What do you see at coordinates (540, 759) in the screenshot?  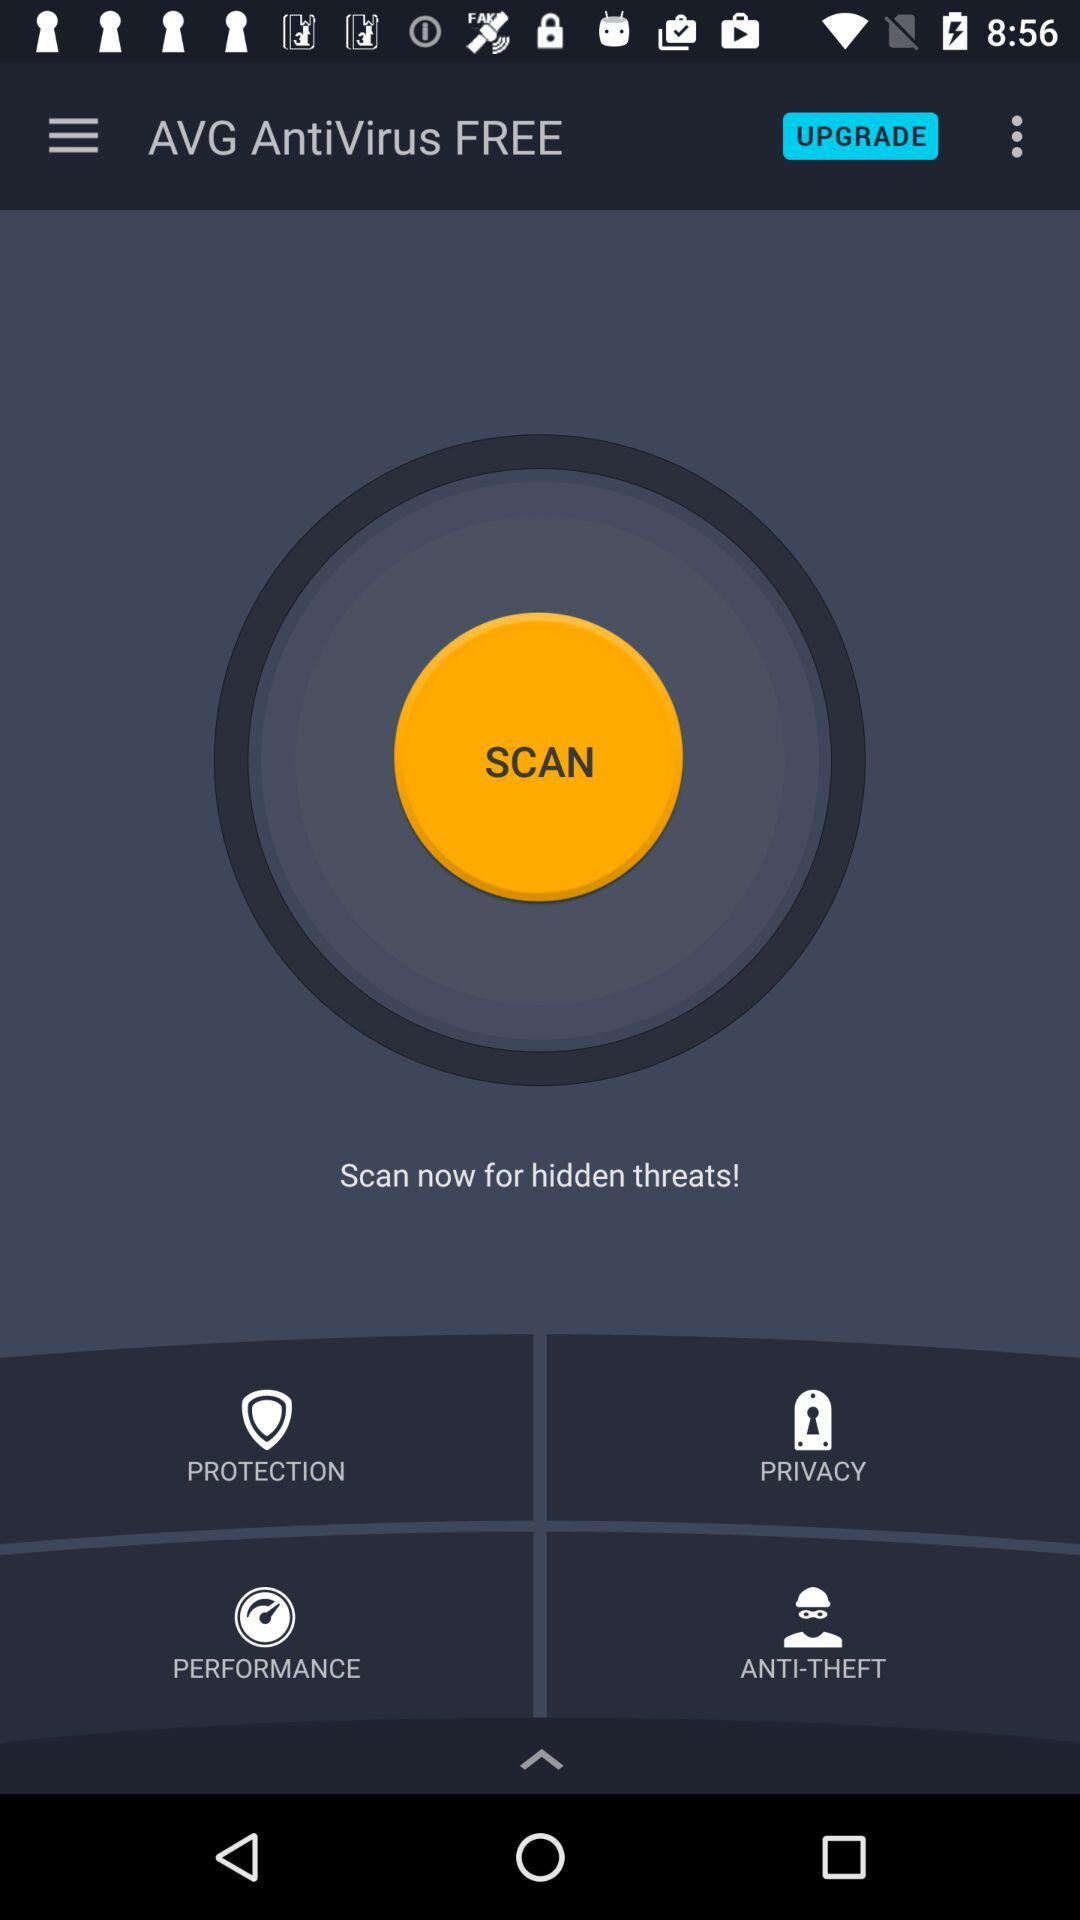 I see `scan` at bounding box center [540, 759].